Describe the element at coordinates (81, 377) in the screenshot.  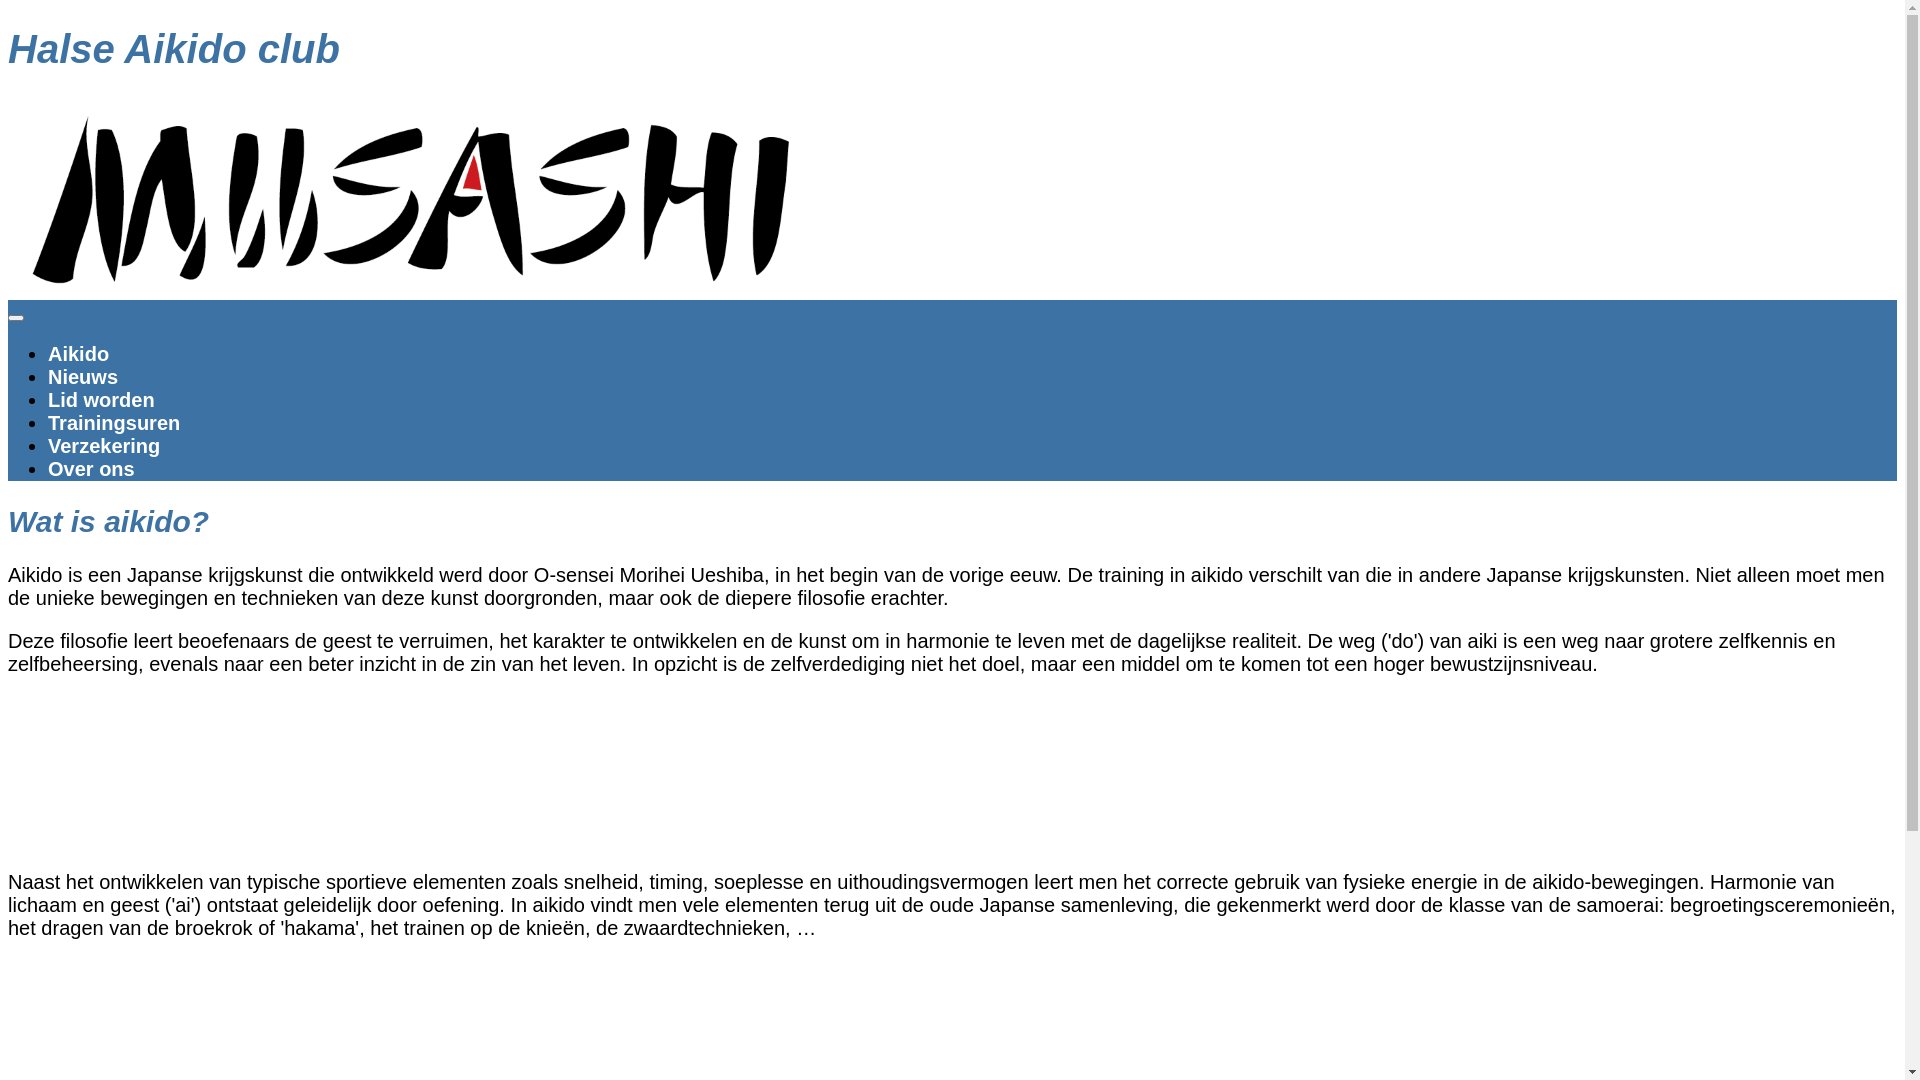
I see `'Nieuws'` at that location.